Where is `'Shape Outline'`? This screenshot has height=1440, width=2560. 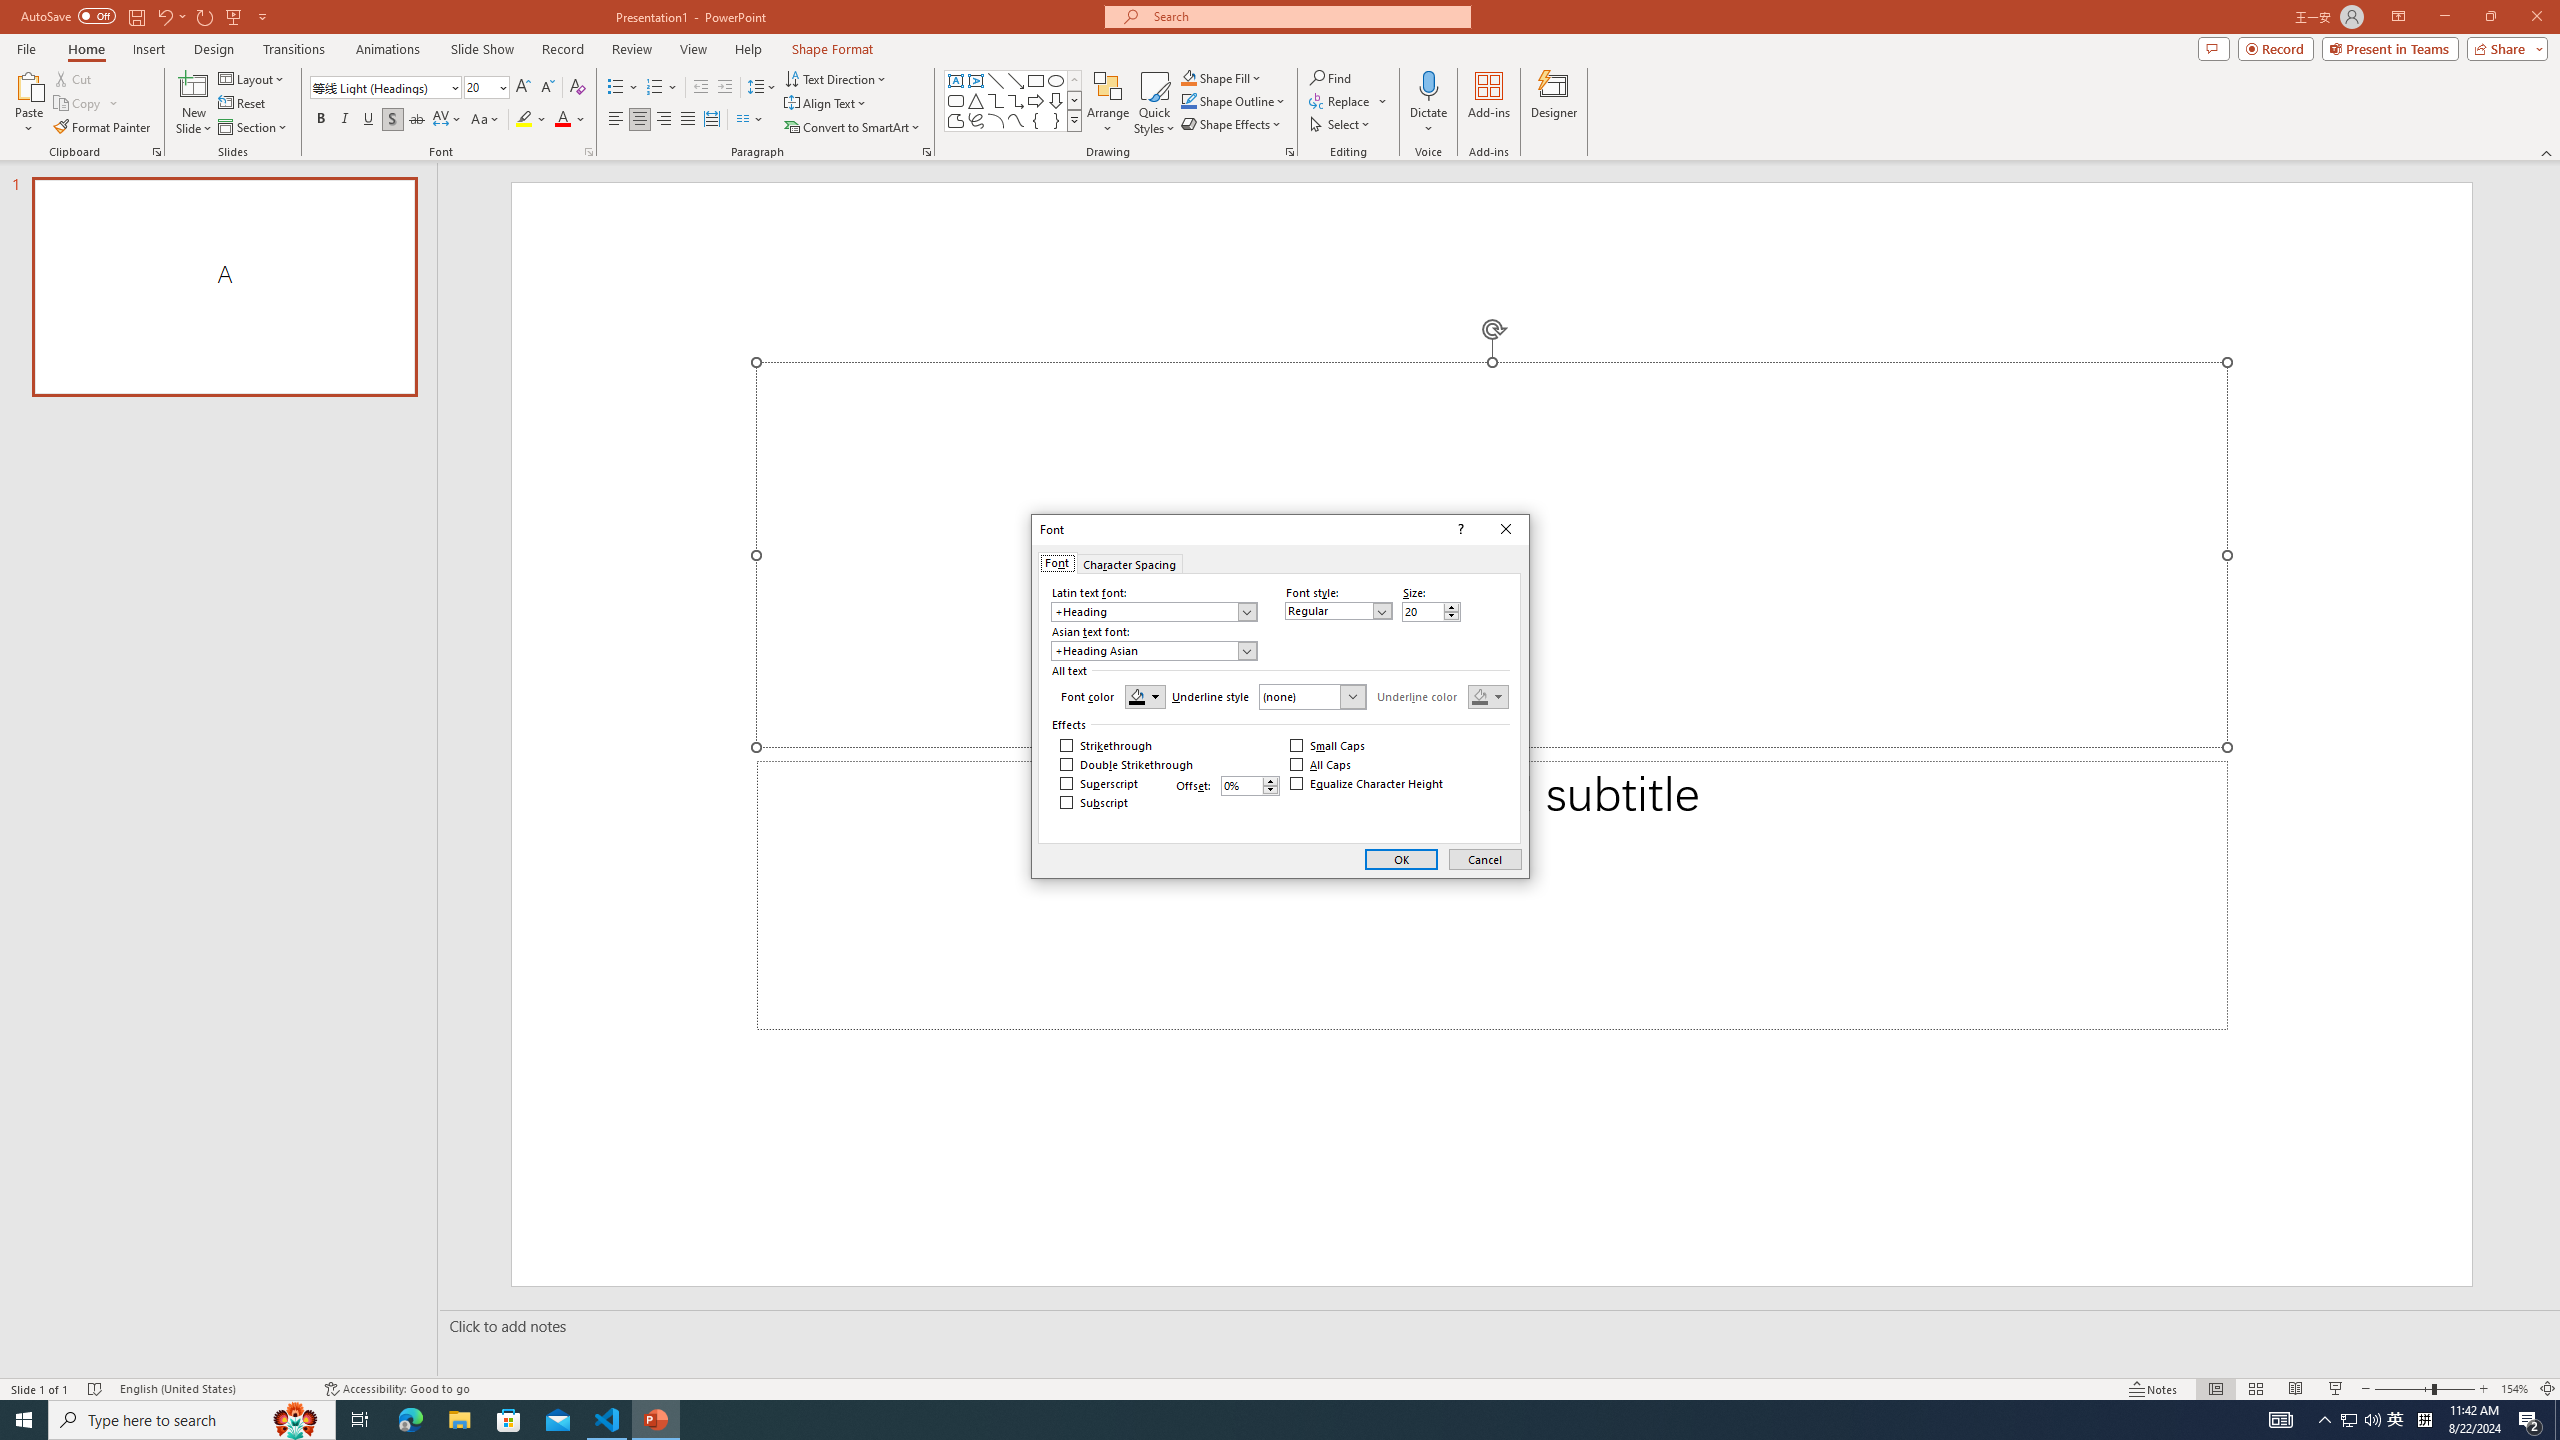 'Shape Outline' is located at coordinates (1232, 99).